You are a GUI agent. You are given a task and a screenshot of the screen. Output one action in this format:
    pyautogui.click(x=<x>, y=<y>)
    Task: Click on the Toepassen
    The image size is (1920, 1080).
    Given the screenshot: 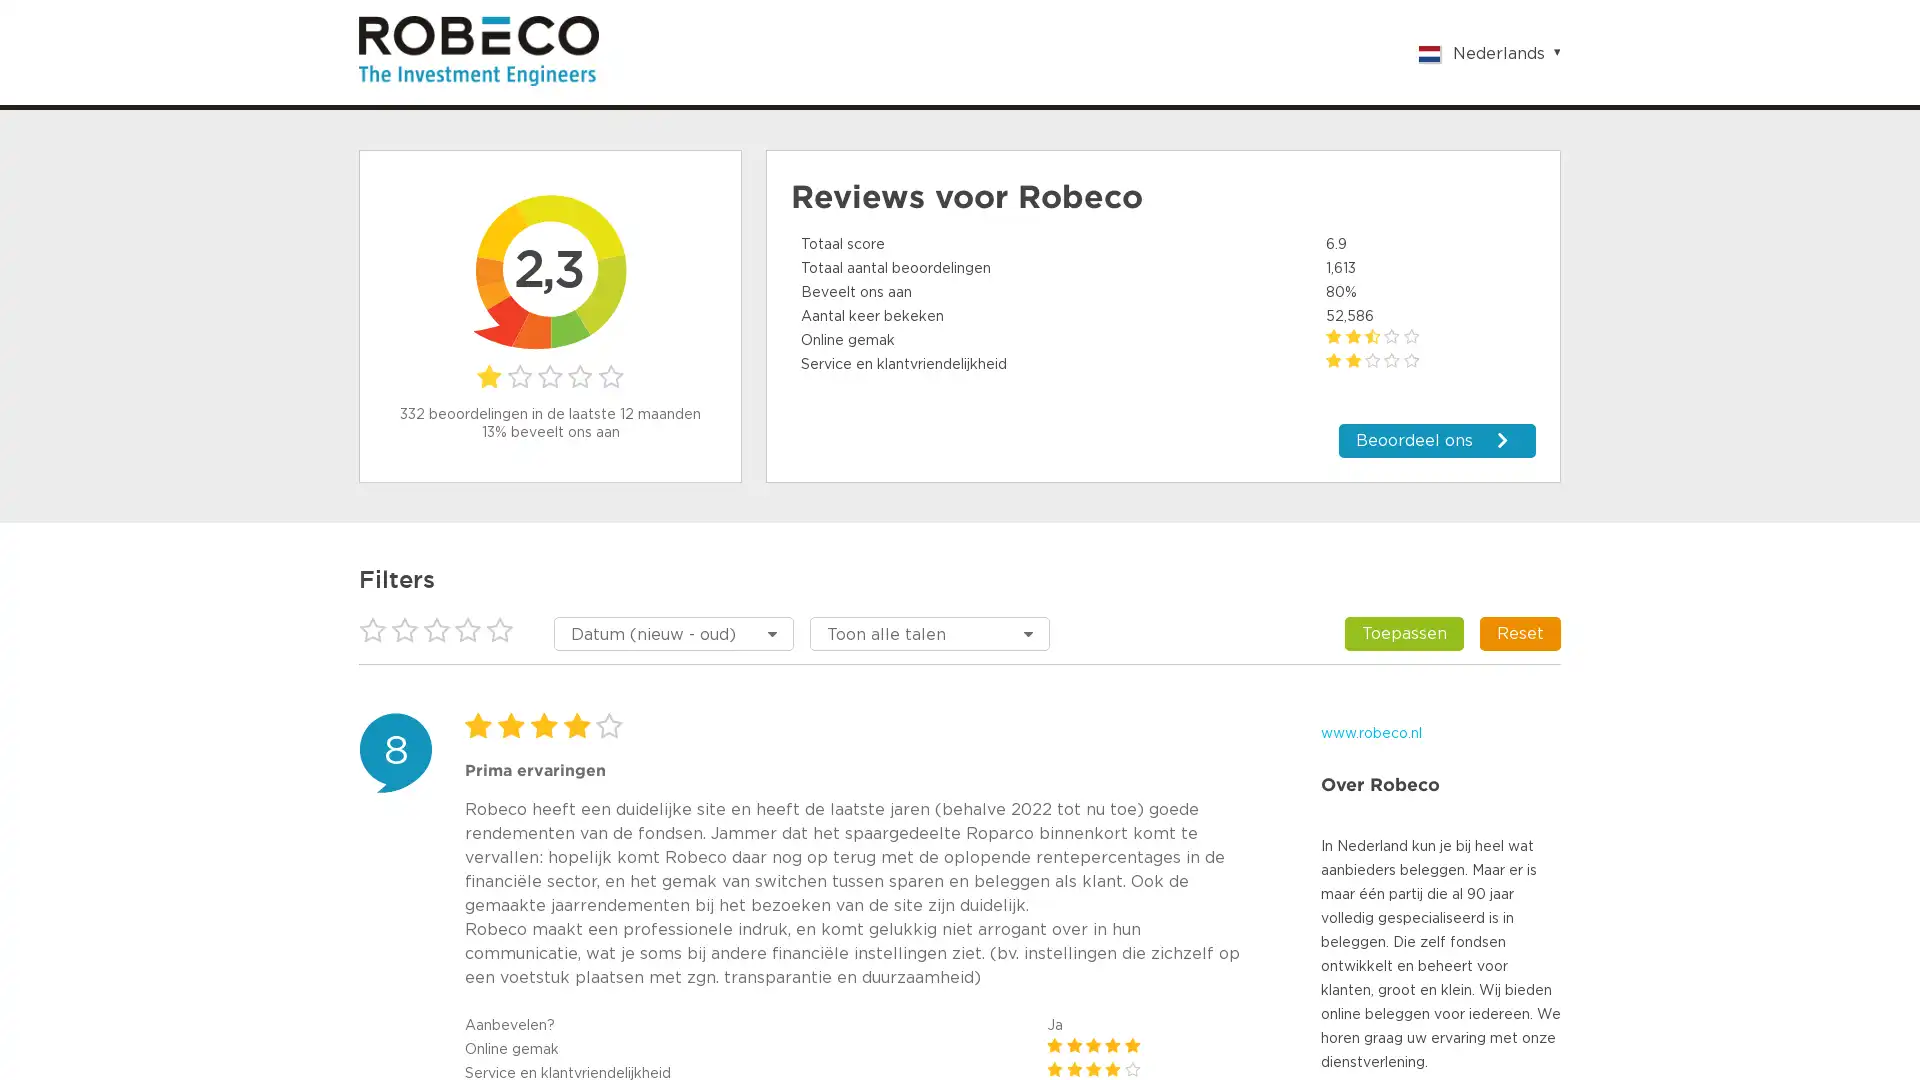 What is the action you would take?
    pyautogui.click(x=1403, y=633)
    